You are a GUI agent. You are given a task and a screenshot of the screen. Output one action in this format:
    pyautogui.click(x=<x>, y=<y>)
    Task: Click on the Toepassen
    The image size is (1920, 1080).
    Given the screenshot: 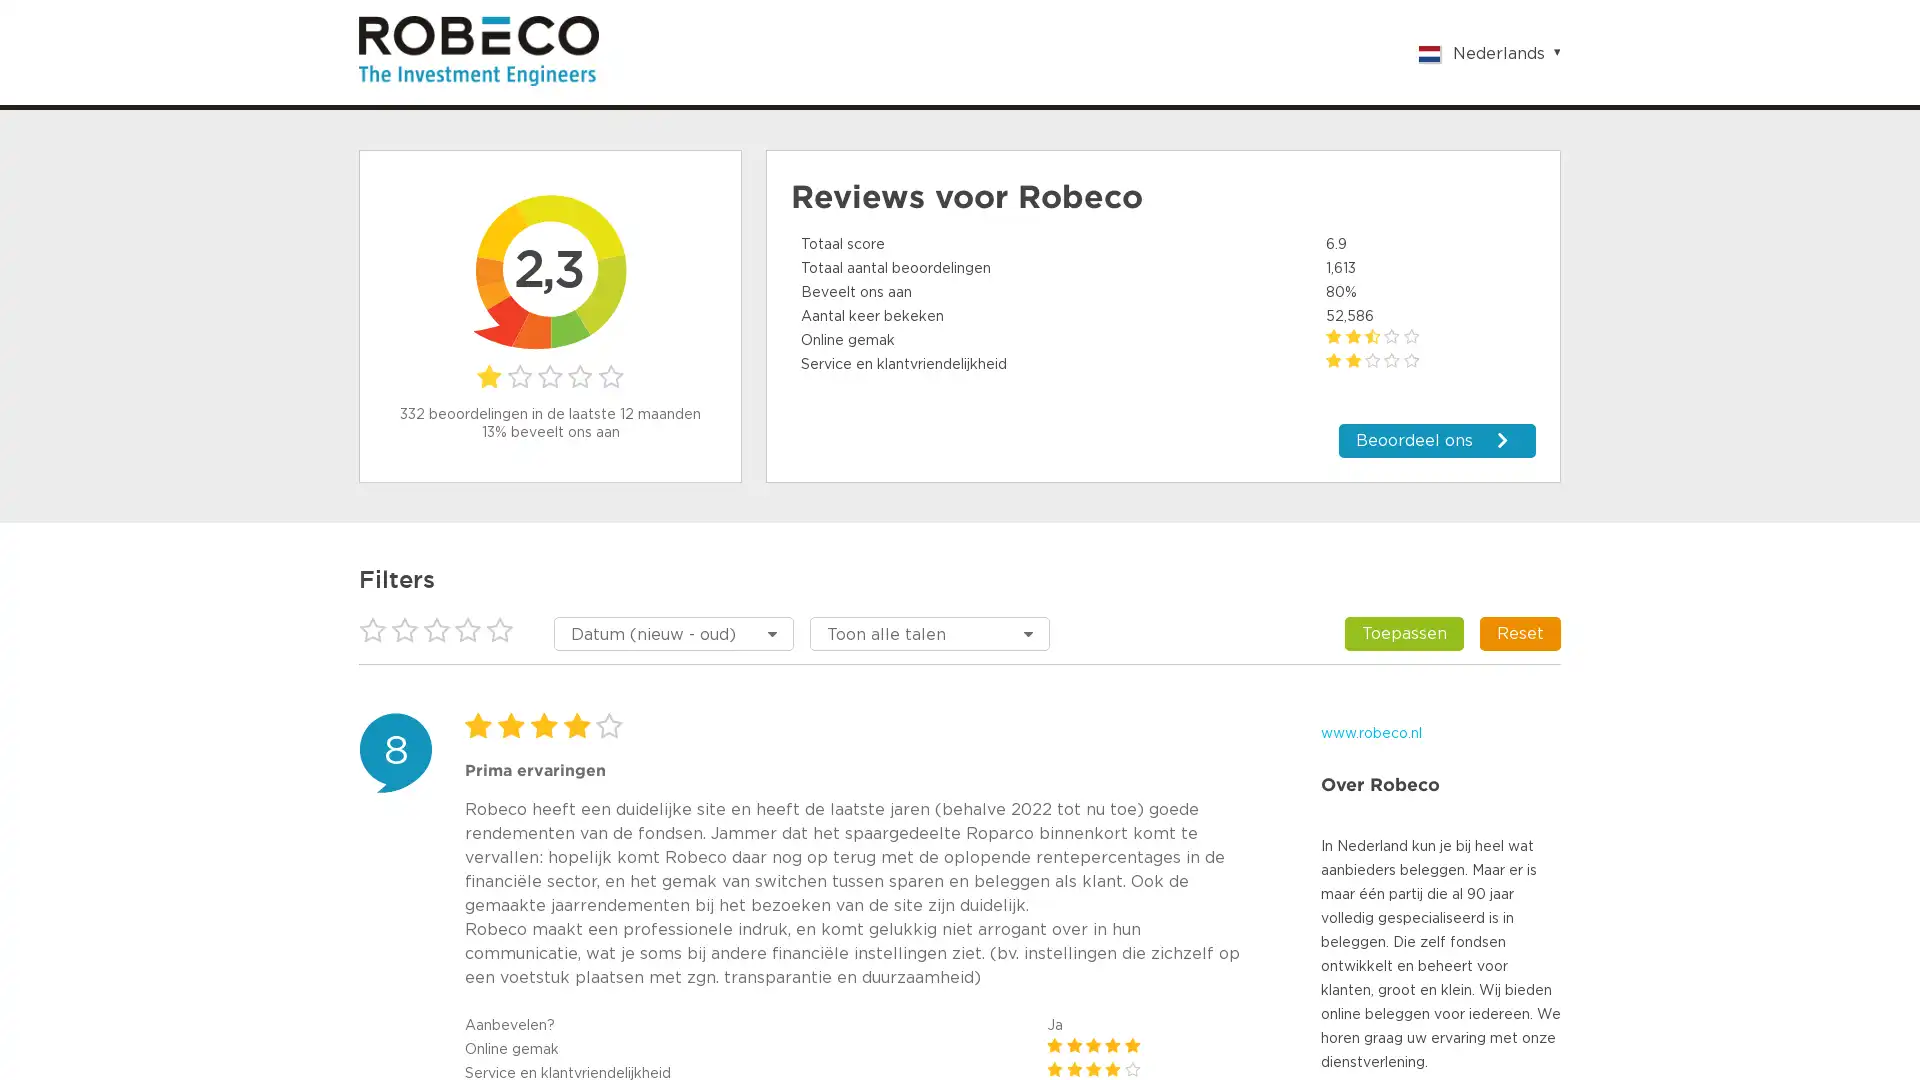 What is the action you would take?
    pyautogui.click(x=1403, y=633)
    